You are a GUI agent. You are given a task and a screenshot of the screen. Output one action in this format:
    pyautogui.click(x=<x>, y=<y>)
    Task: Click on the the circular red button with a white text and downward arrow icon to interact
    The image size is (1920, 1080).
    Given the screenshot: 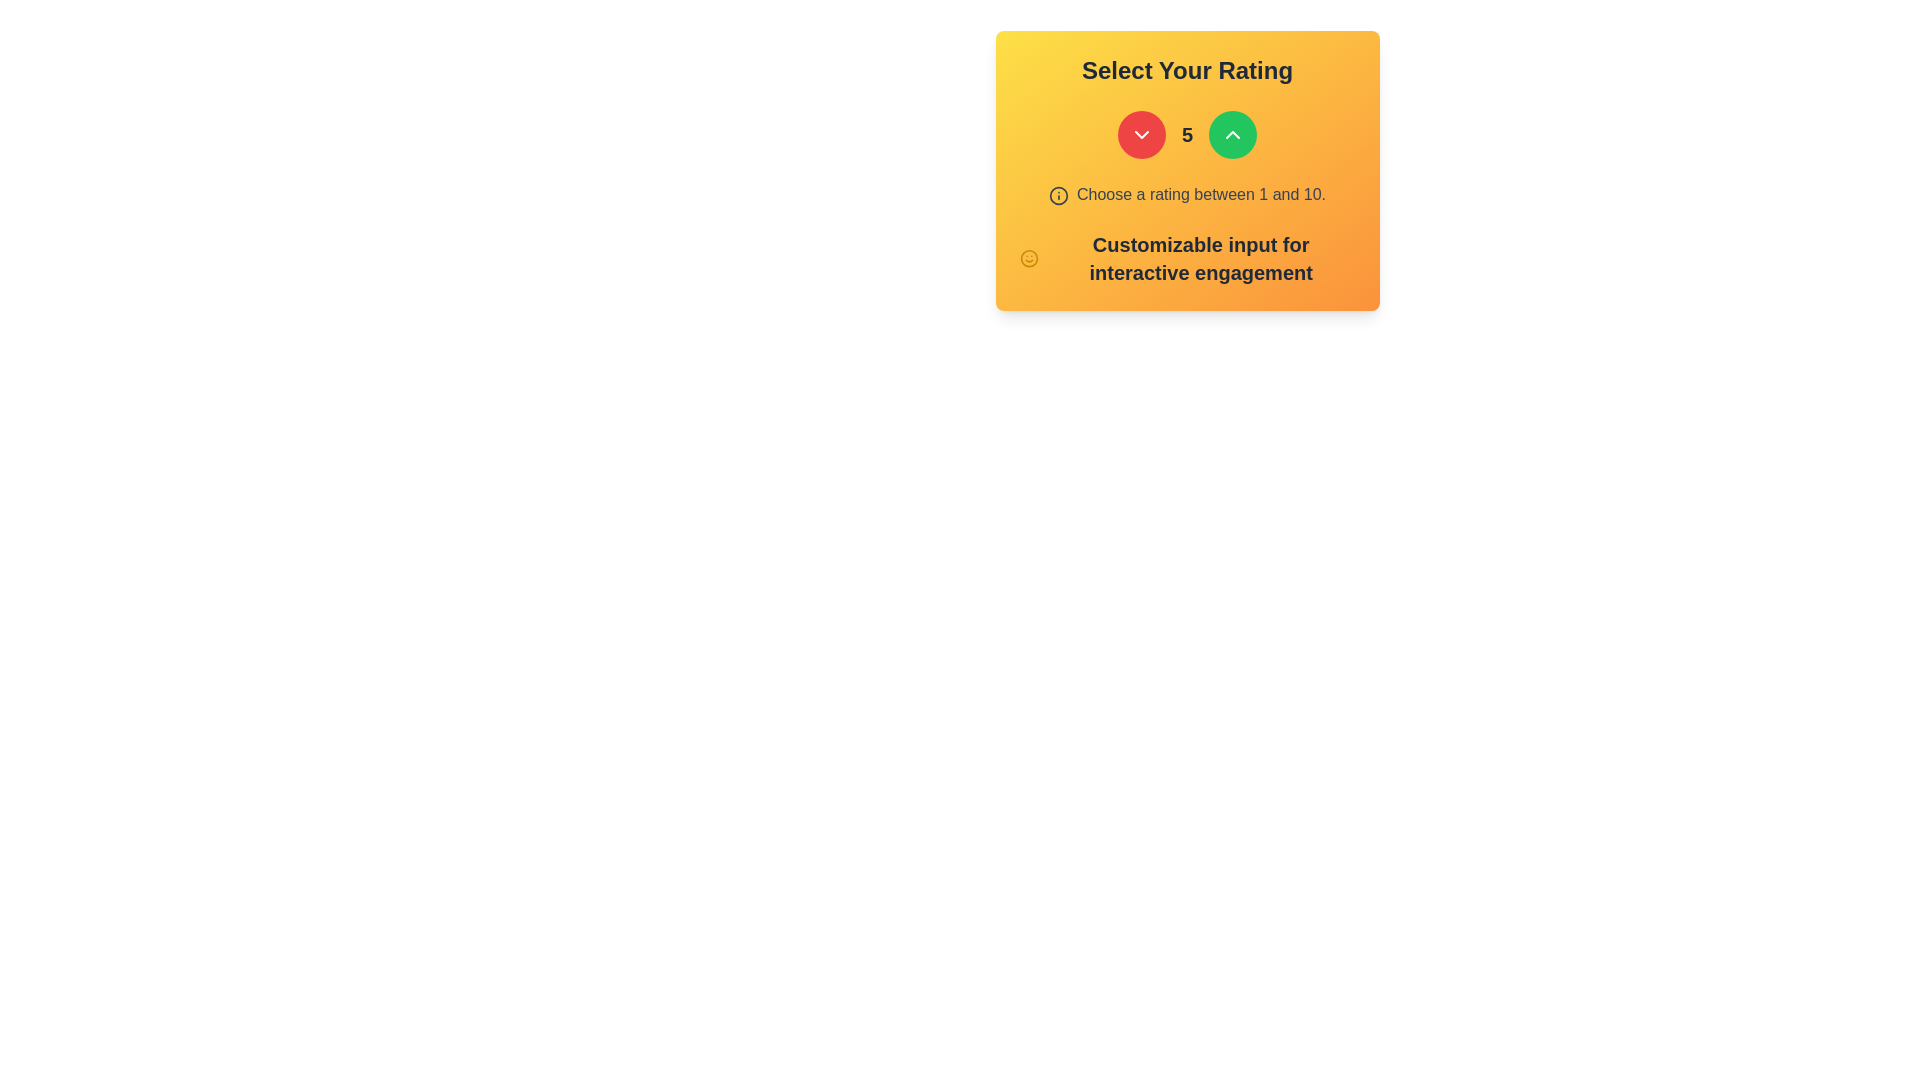 What is the action you would take?
    pyautogui.click(x=1142, y=135)
    